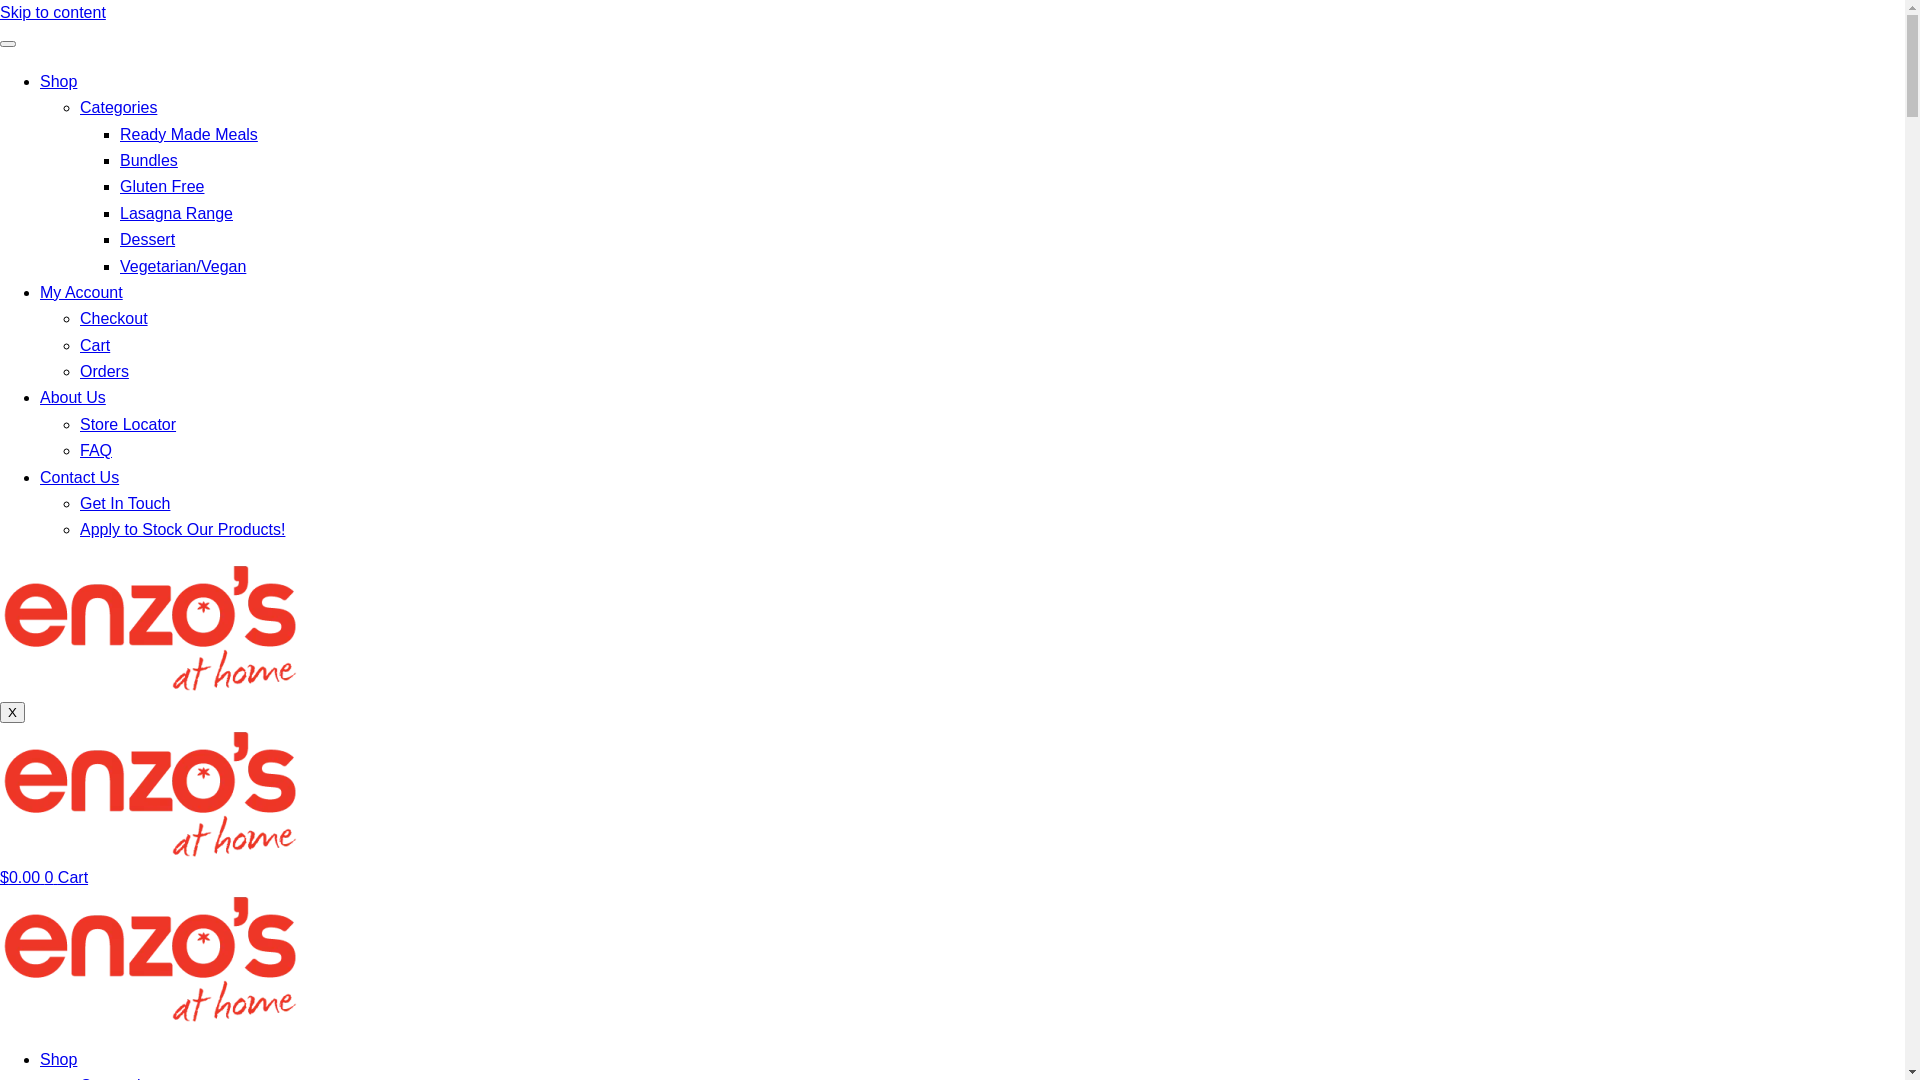 Image resolution: width=1920 pixels, height=1080 pixels. Describe the element at coordinates (146, 238) in the screenshot. I see `'Dessert'` at that location.